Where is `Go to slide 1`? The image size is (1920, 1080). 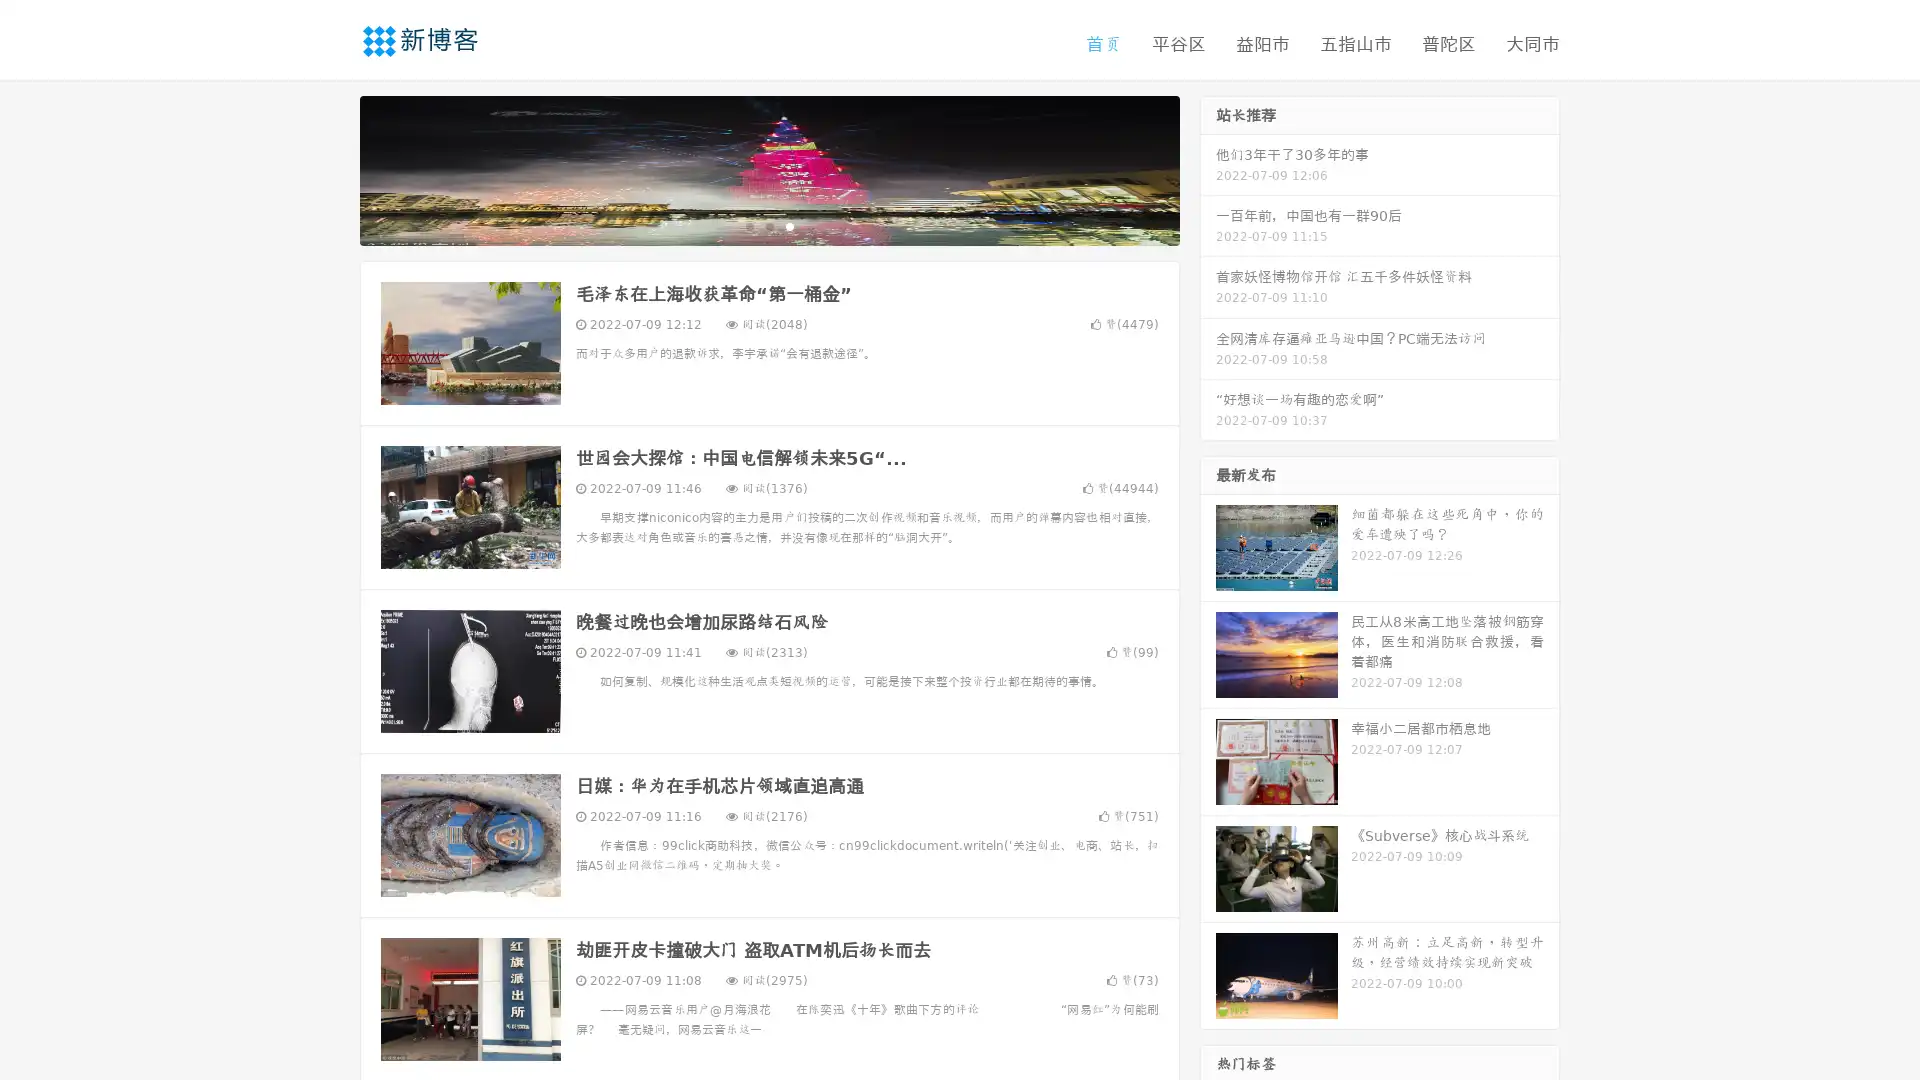
Go to slide 1 is located at coordinates (748, 225).